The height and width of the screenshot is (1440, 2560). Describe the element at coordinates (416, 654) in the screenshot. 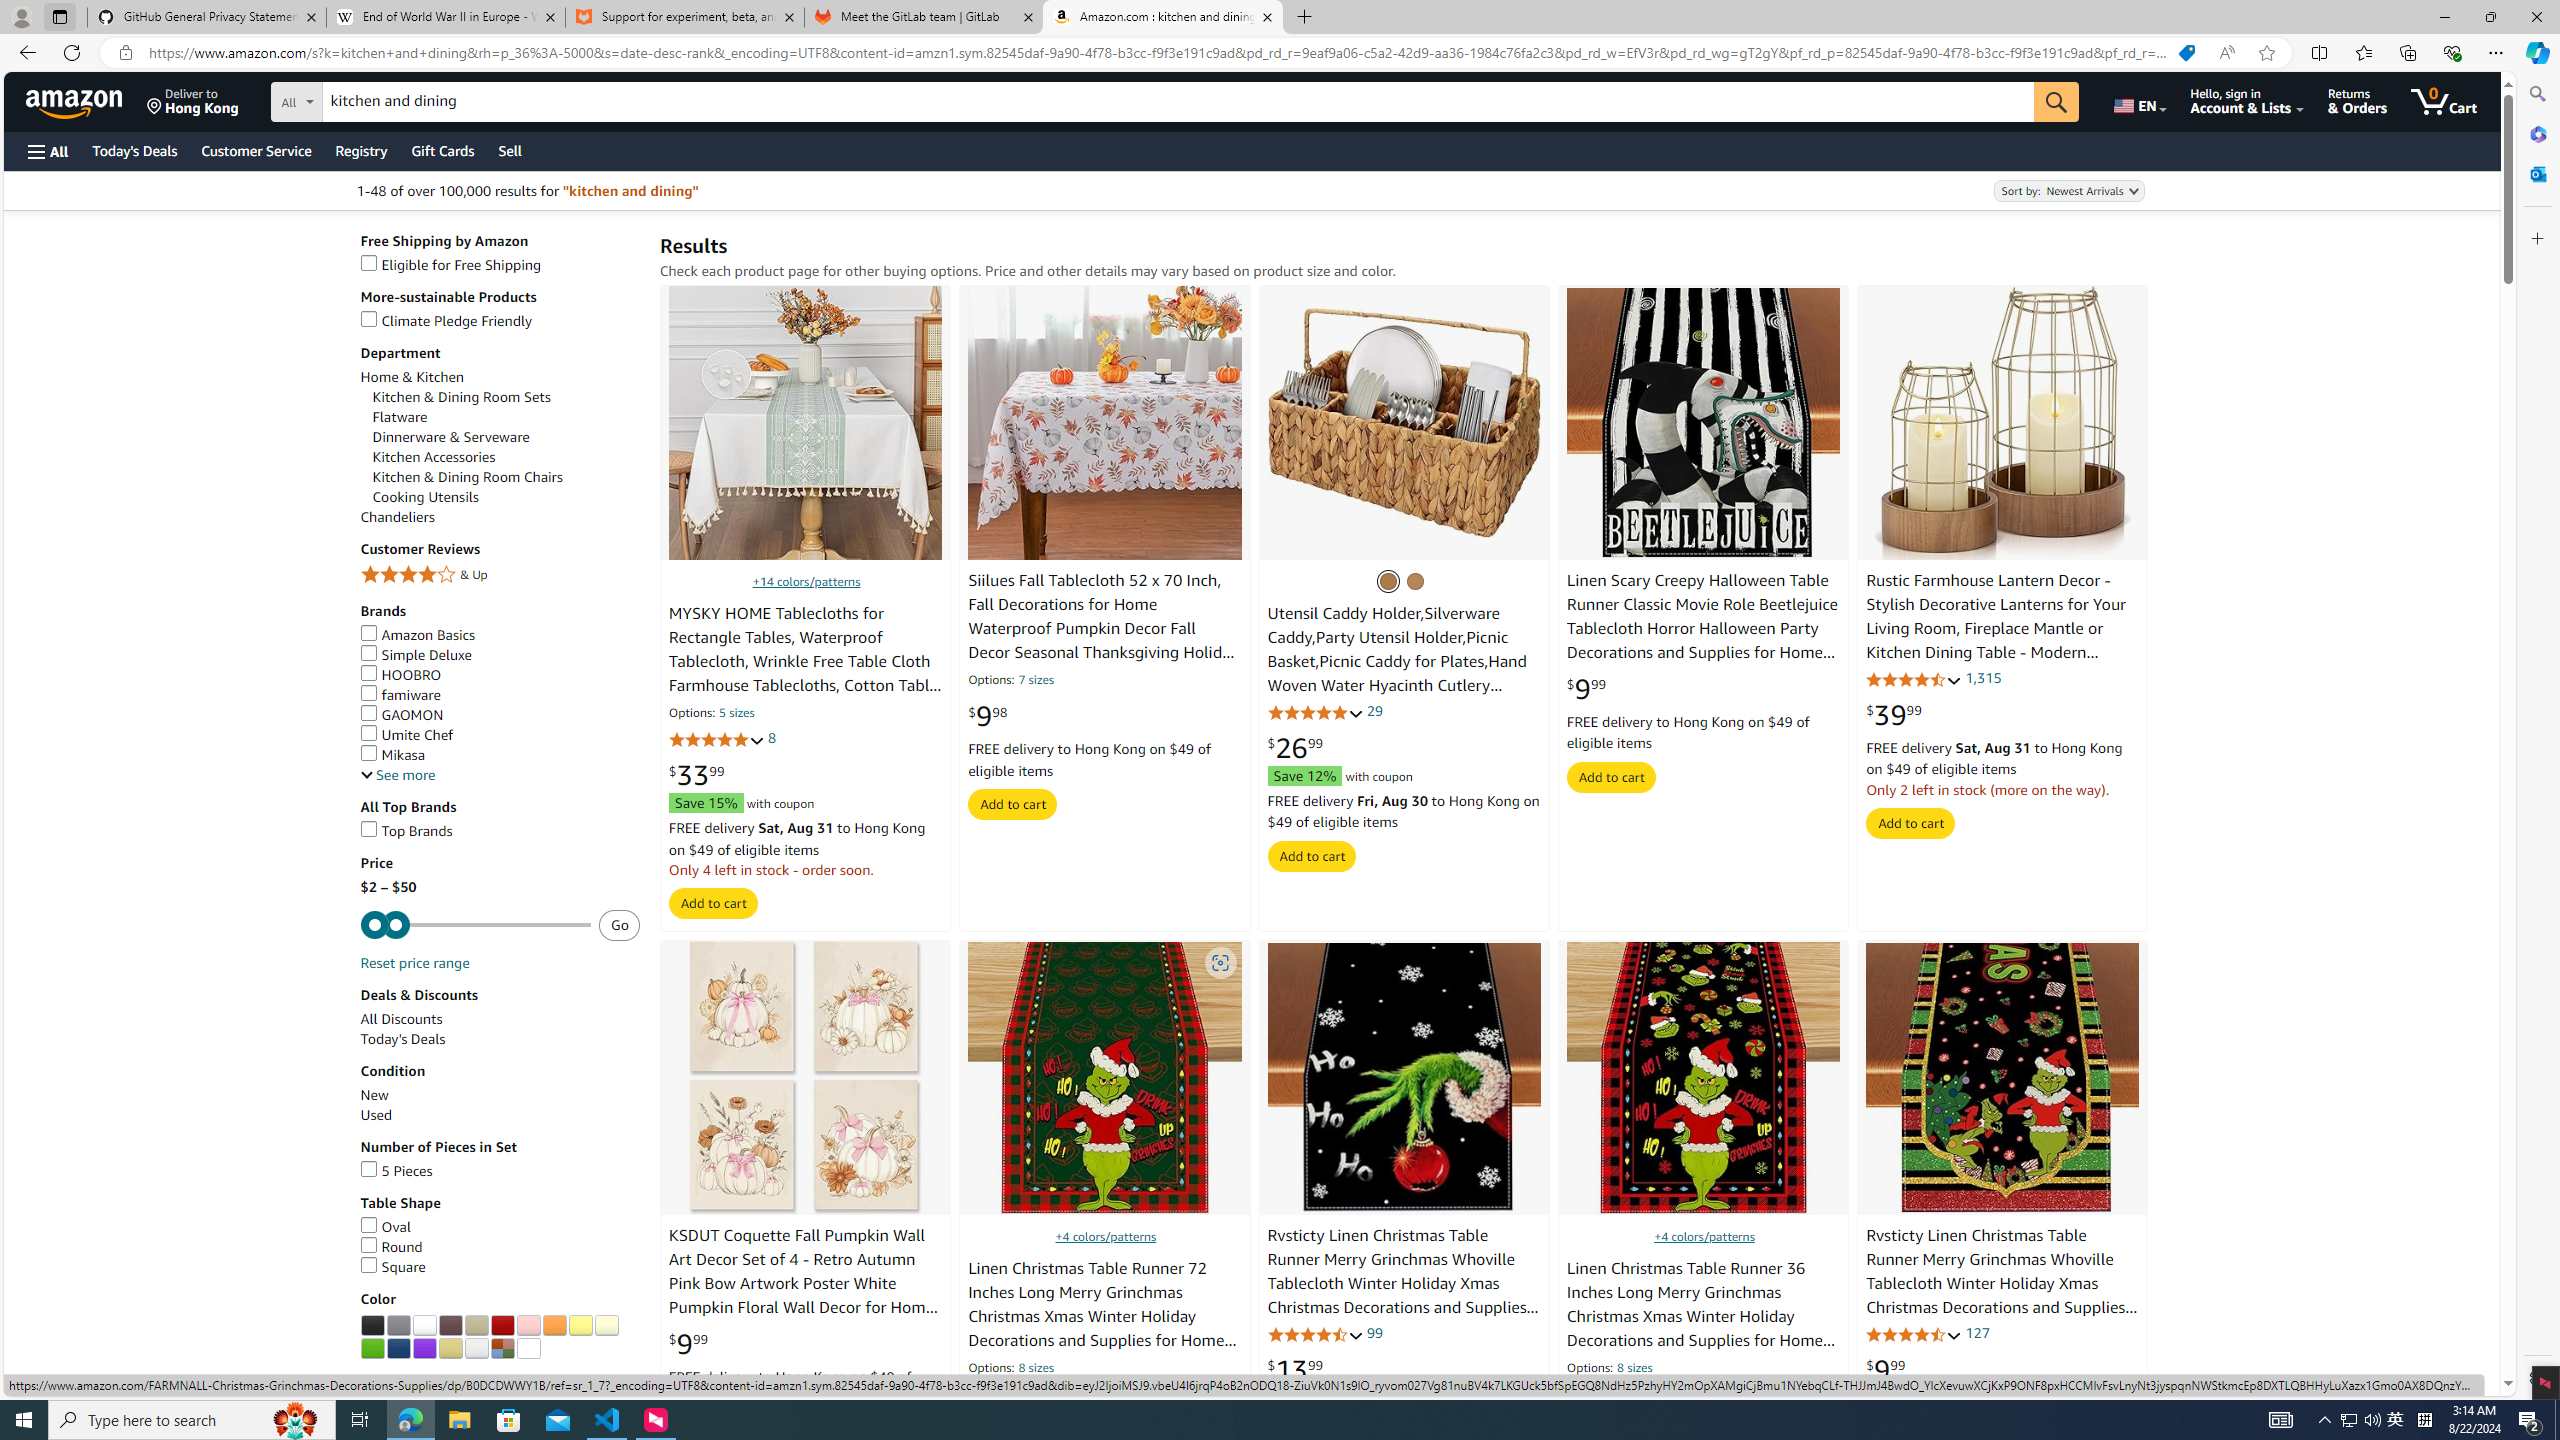

I see `'Simple Deluxe'` at that location.